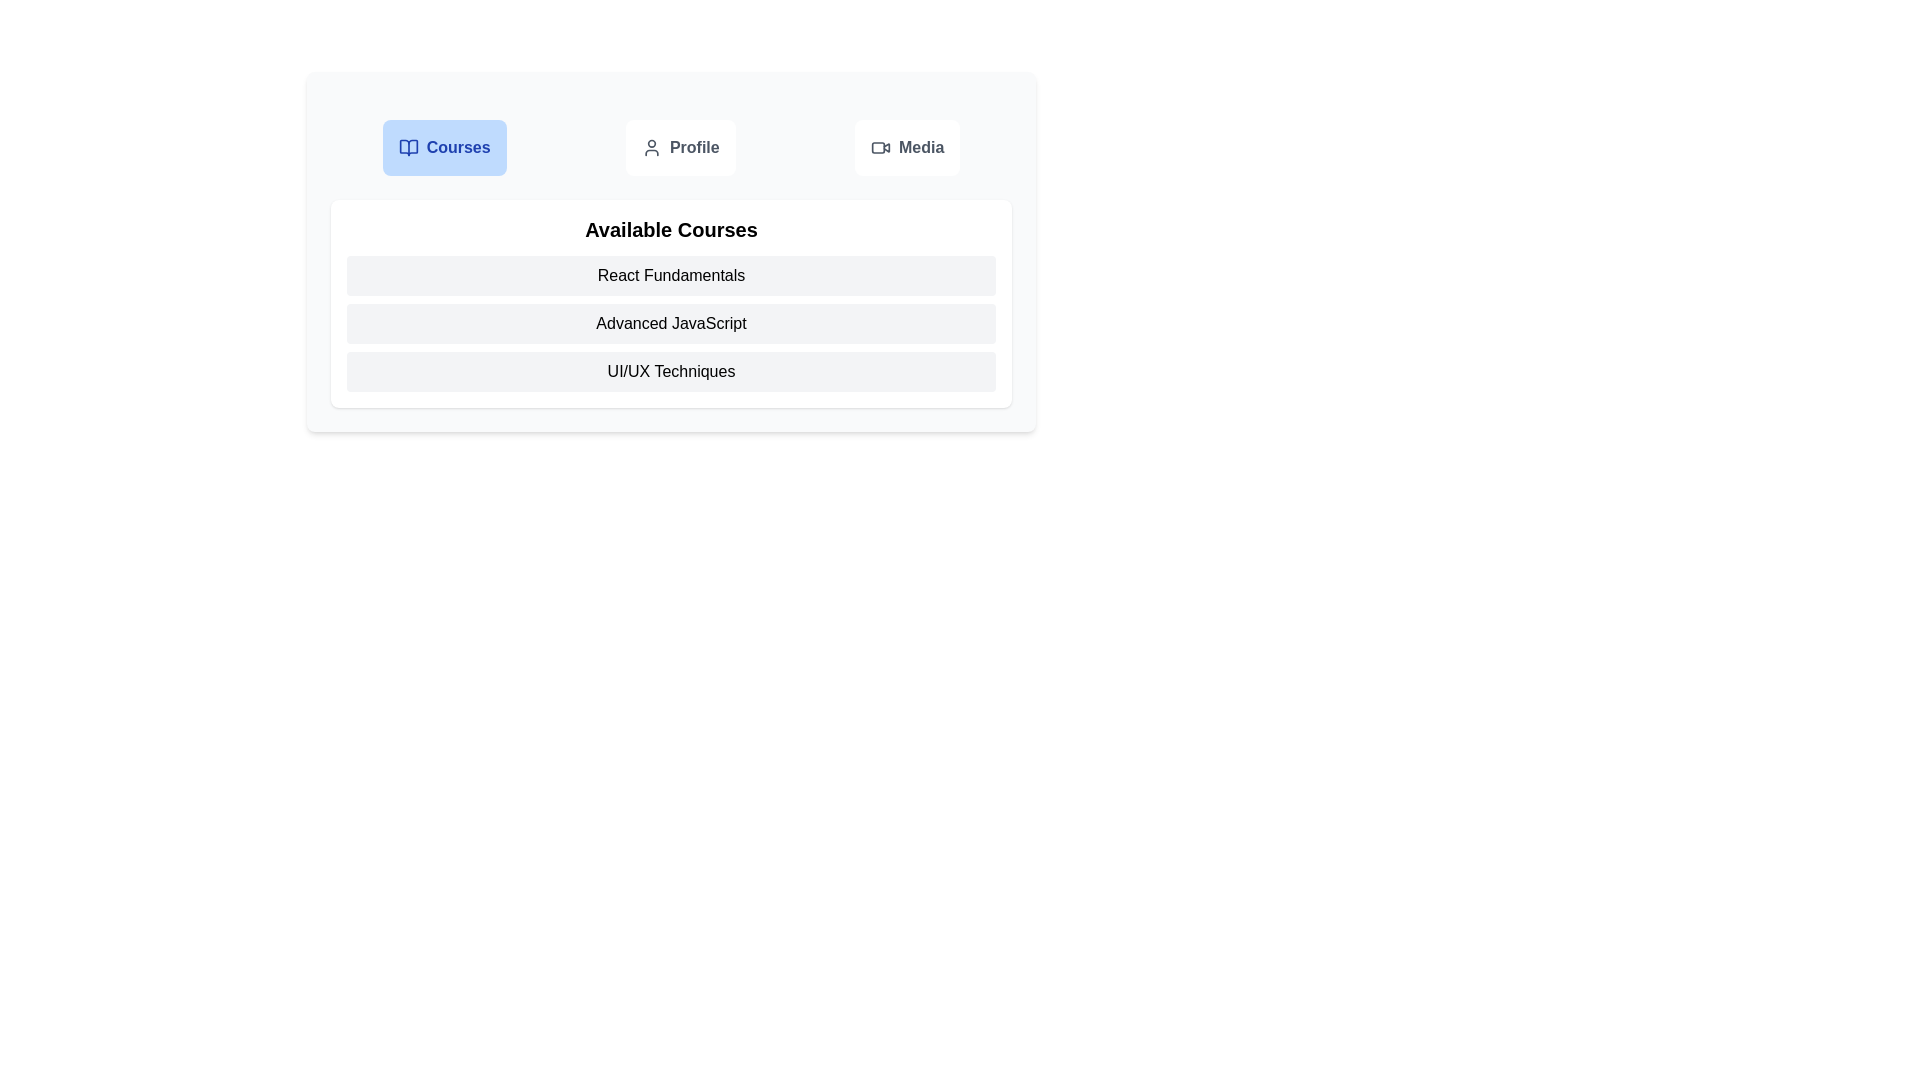 Image resolution: width=1920 pixels, height=1080 pixels. I want to click on the 'Profile' button in the navigation bar, so click(671, 146).